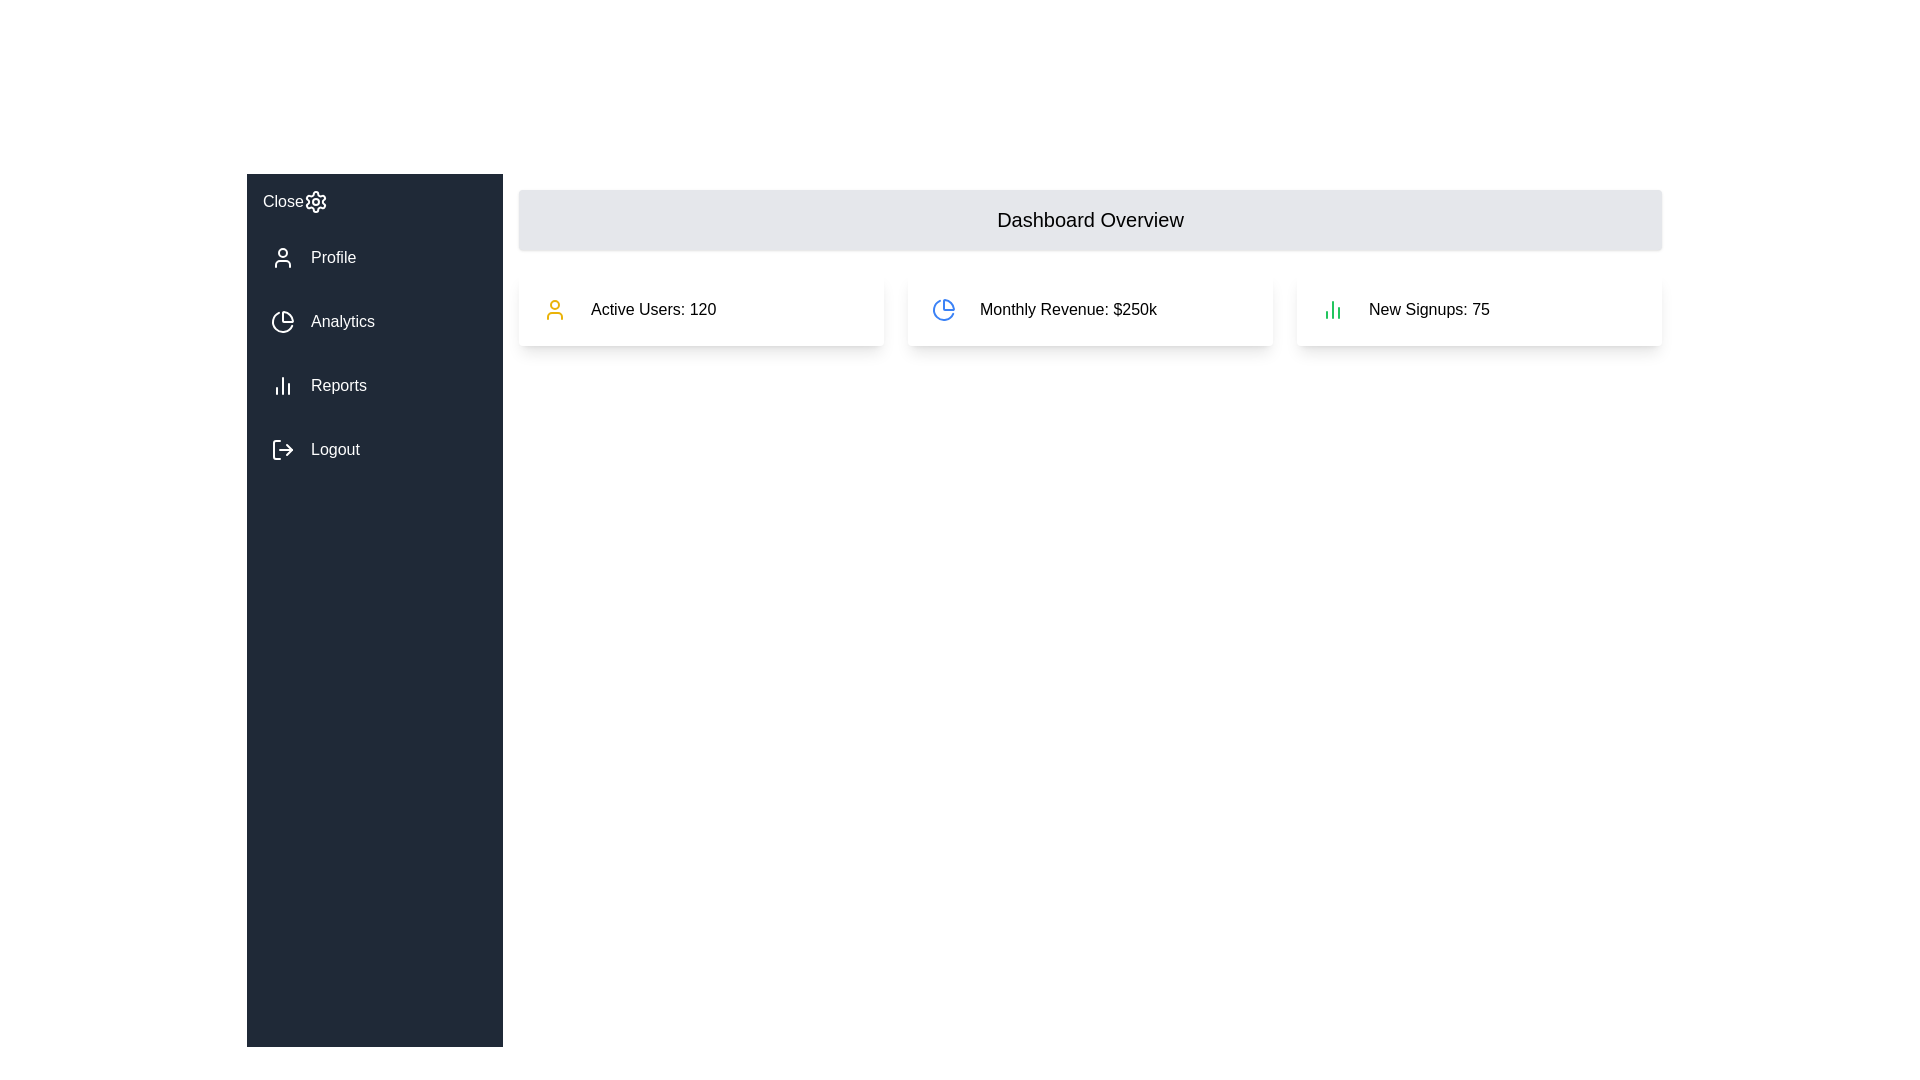 This screenshot has width=1920, height=1080. What do you see at coordinates (374, 320) in the screenshot?
I see `the Analytics button located in the vertical navigation bar, which is the second item below the Profile item and above the Reports item` at bounding box center [374, 320].